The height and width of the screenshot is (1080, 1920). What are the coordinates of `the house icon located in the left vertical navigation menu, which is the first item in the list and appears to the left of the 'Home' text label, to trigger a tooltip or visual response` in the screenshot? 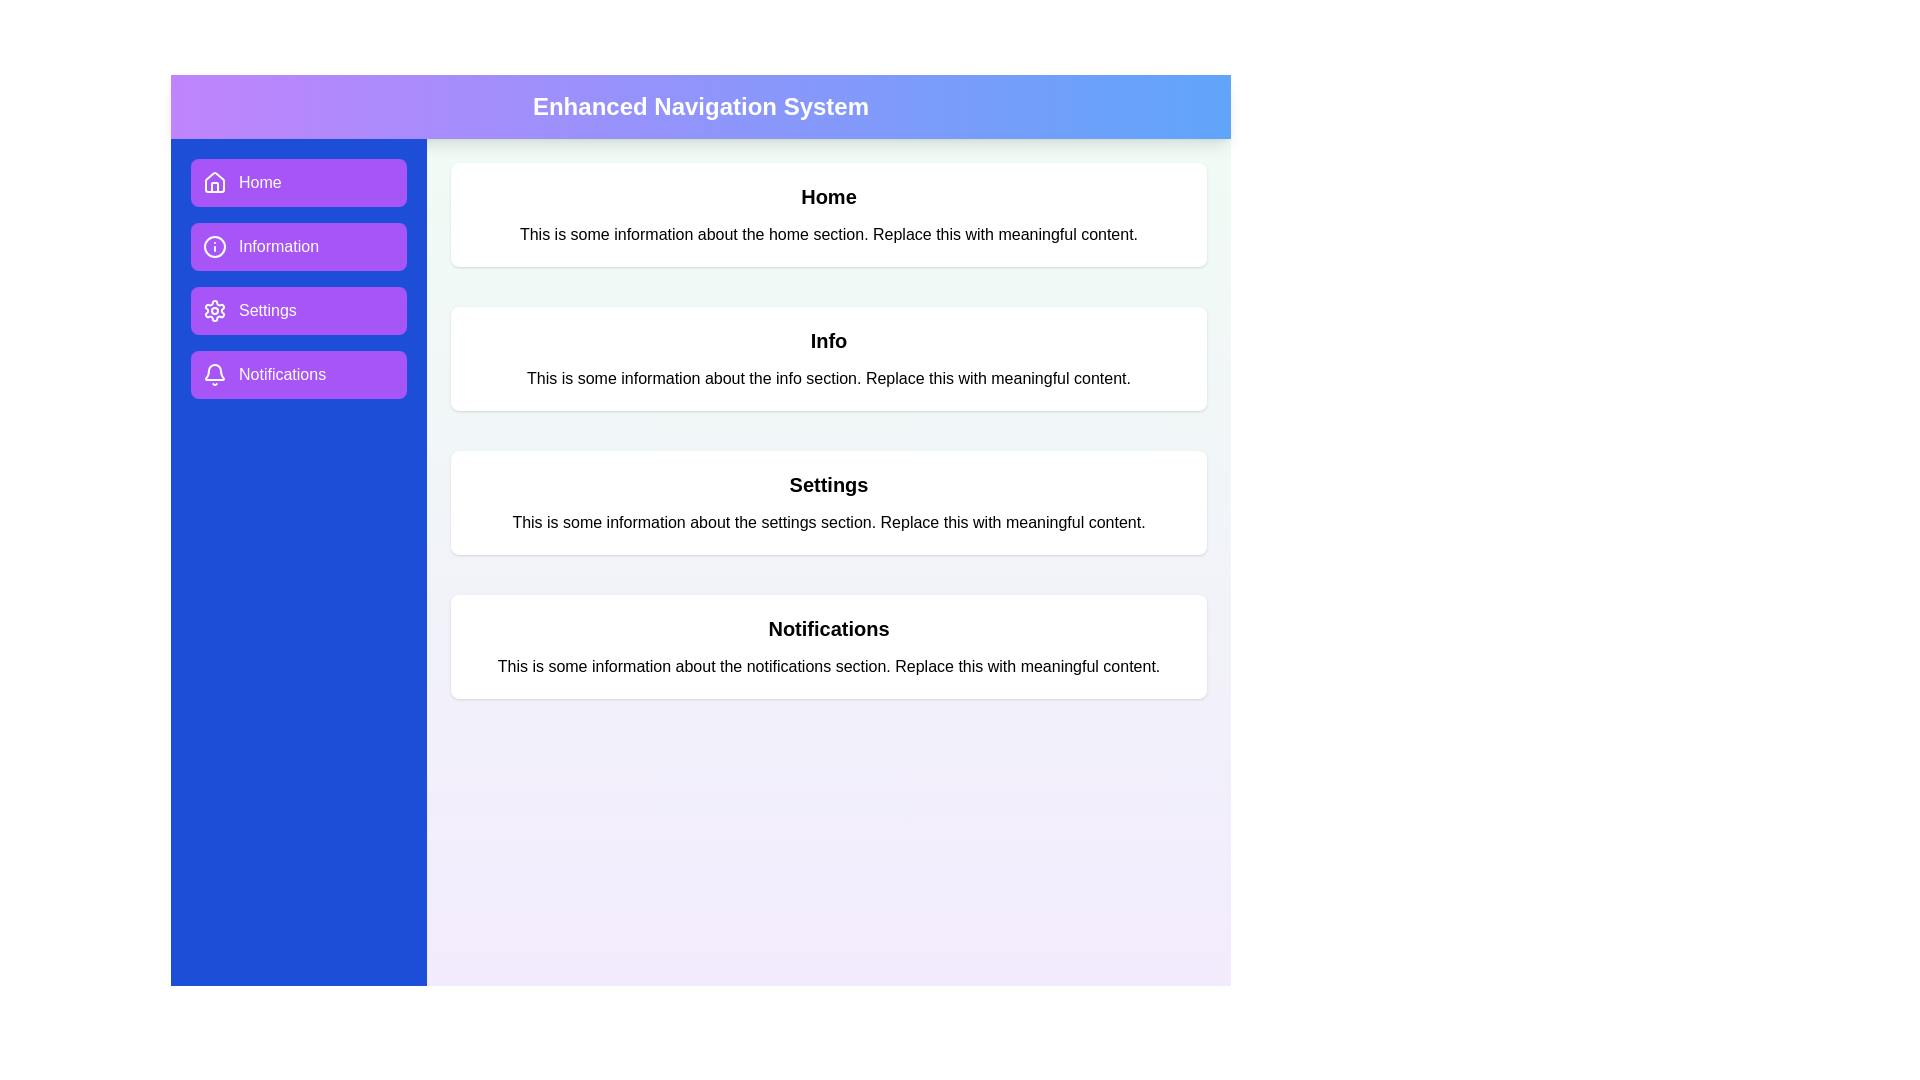 It's located at (215, 181).